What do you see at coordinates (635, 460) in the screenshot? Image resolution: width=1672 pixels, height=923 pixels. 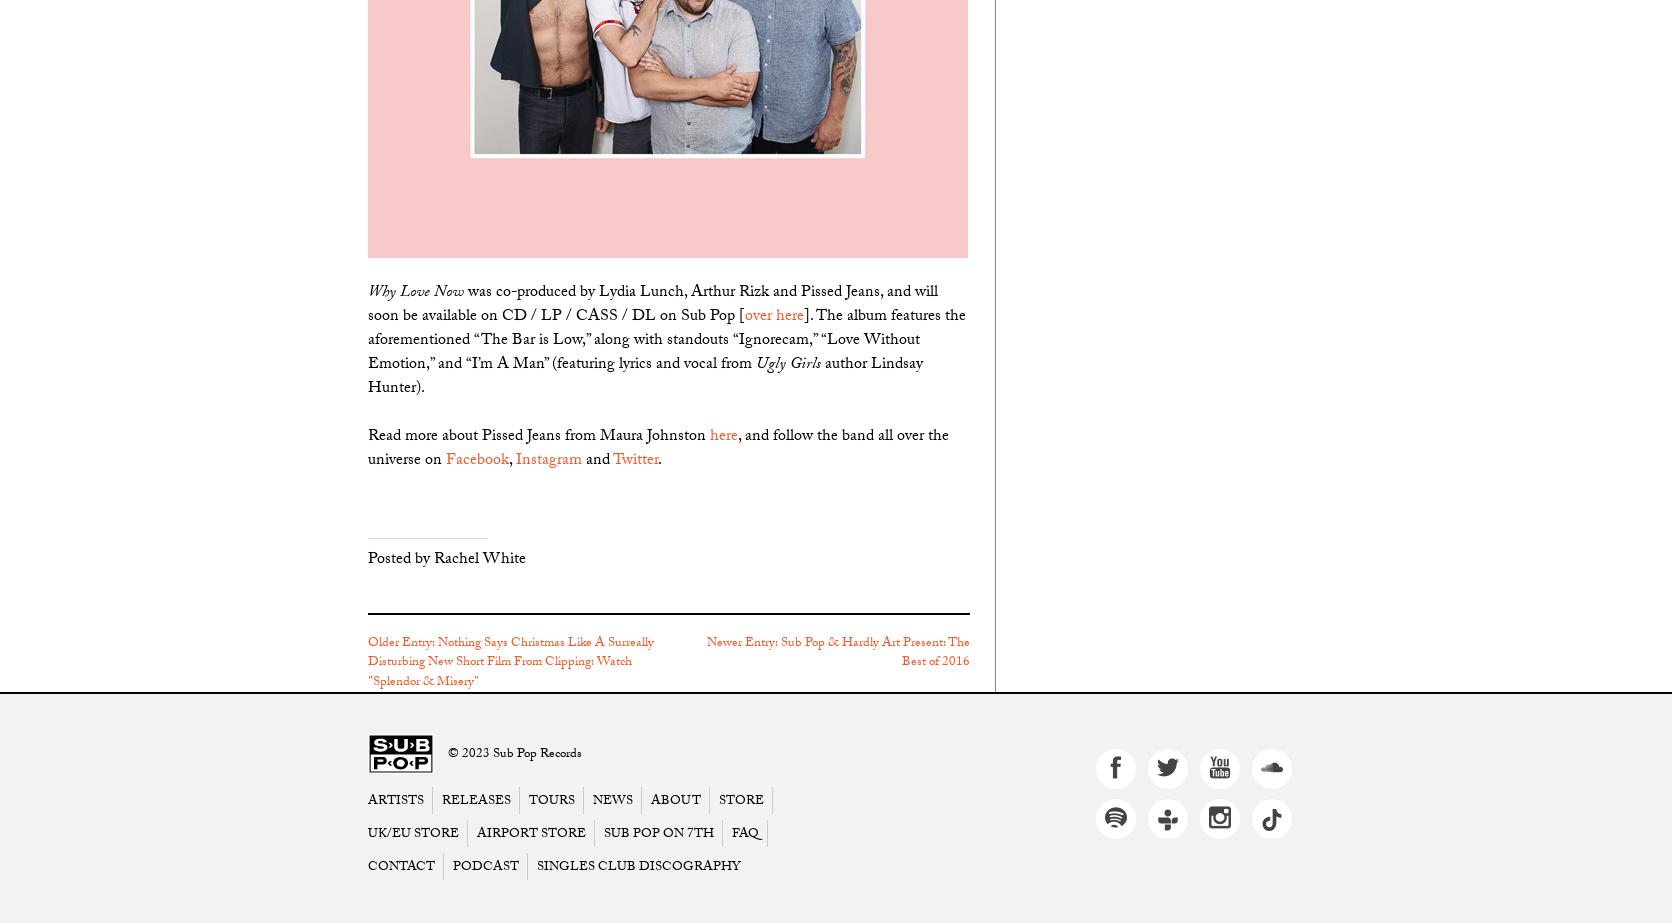 I see `'Twitter'` at bounding box center [635, 460].